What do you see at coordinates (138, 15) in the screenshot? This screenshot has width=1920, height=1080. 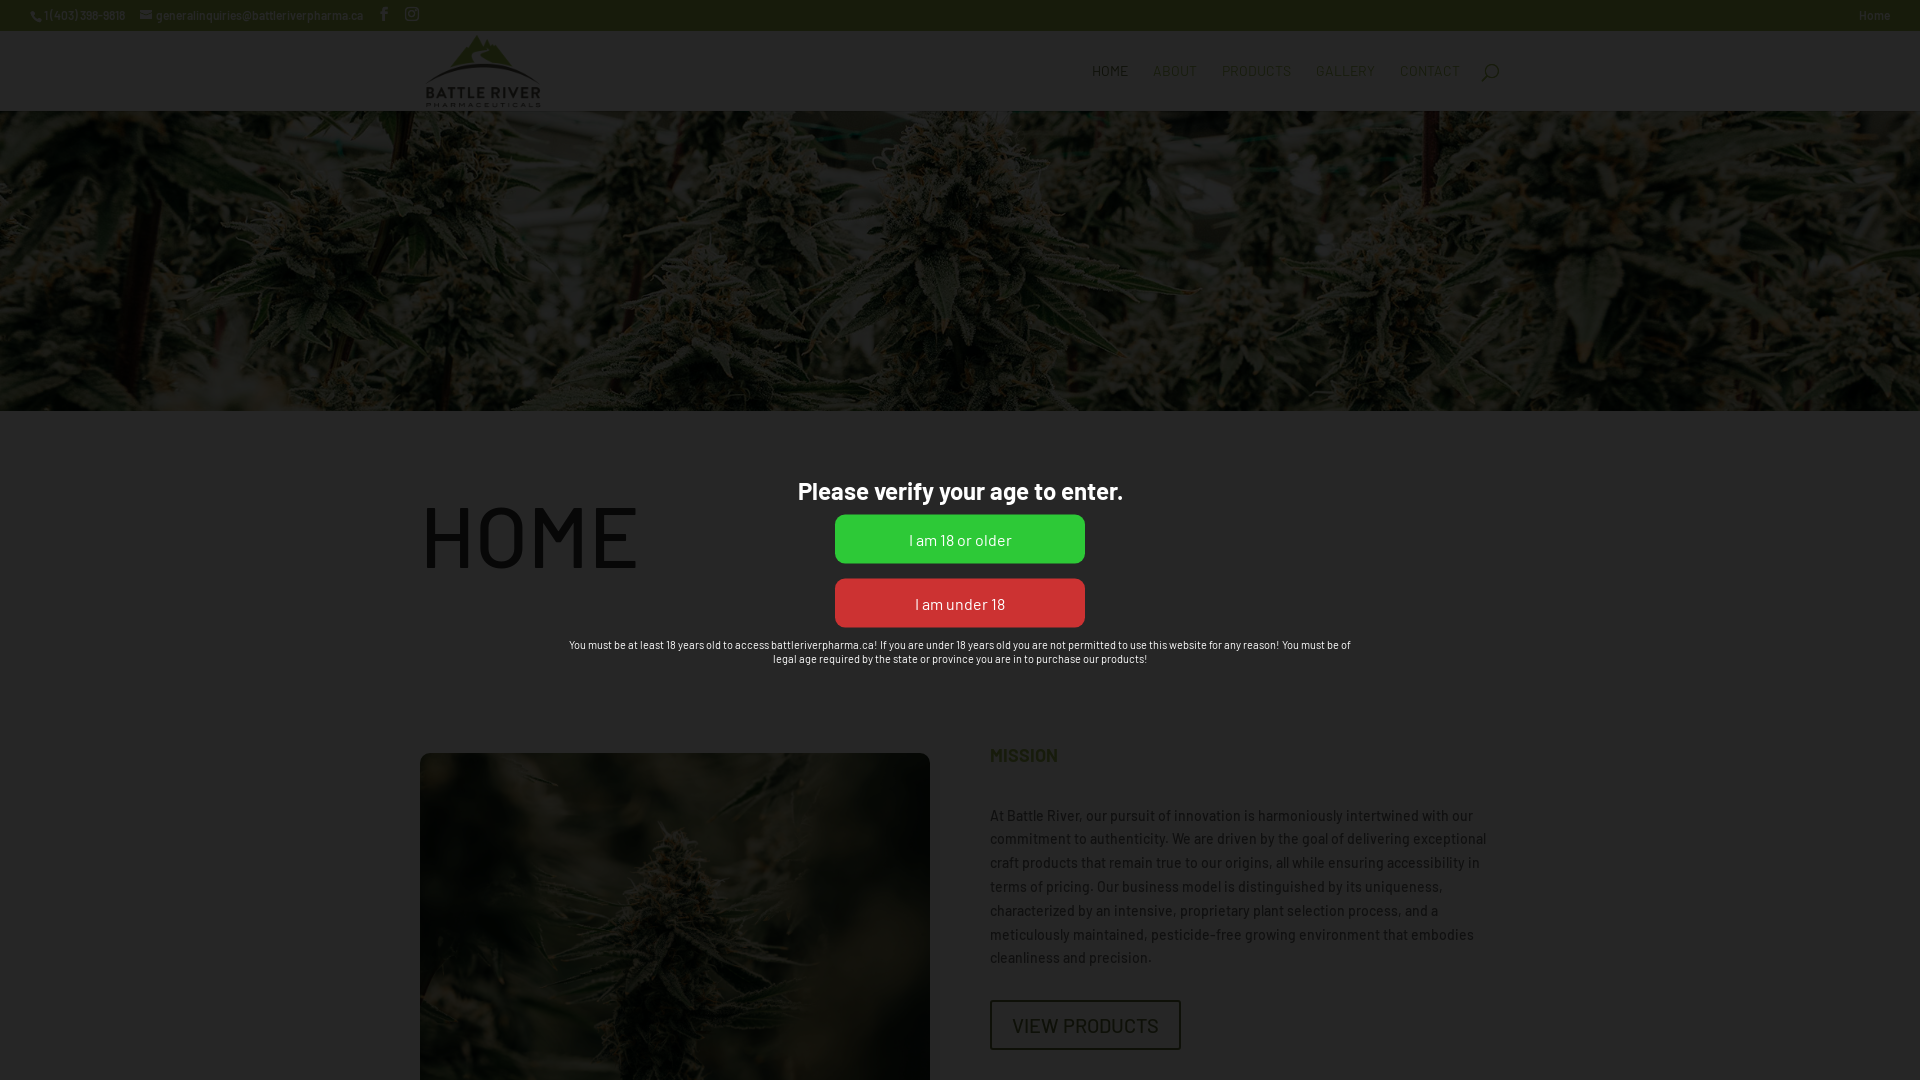 I see `'generalinquiries@battleriverpharma.ca'` at bounding box center [138, 15].